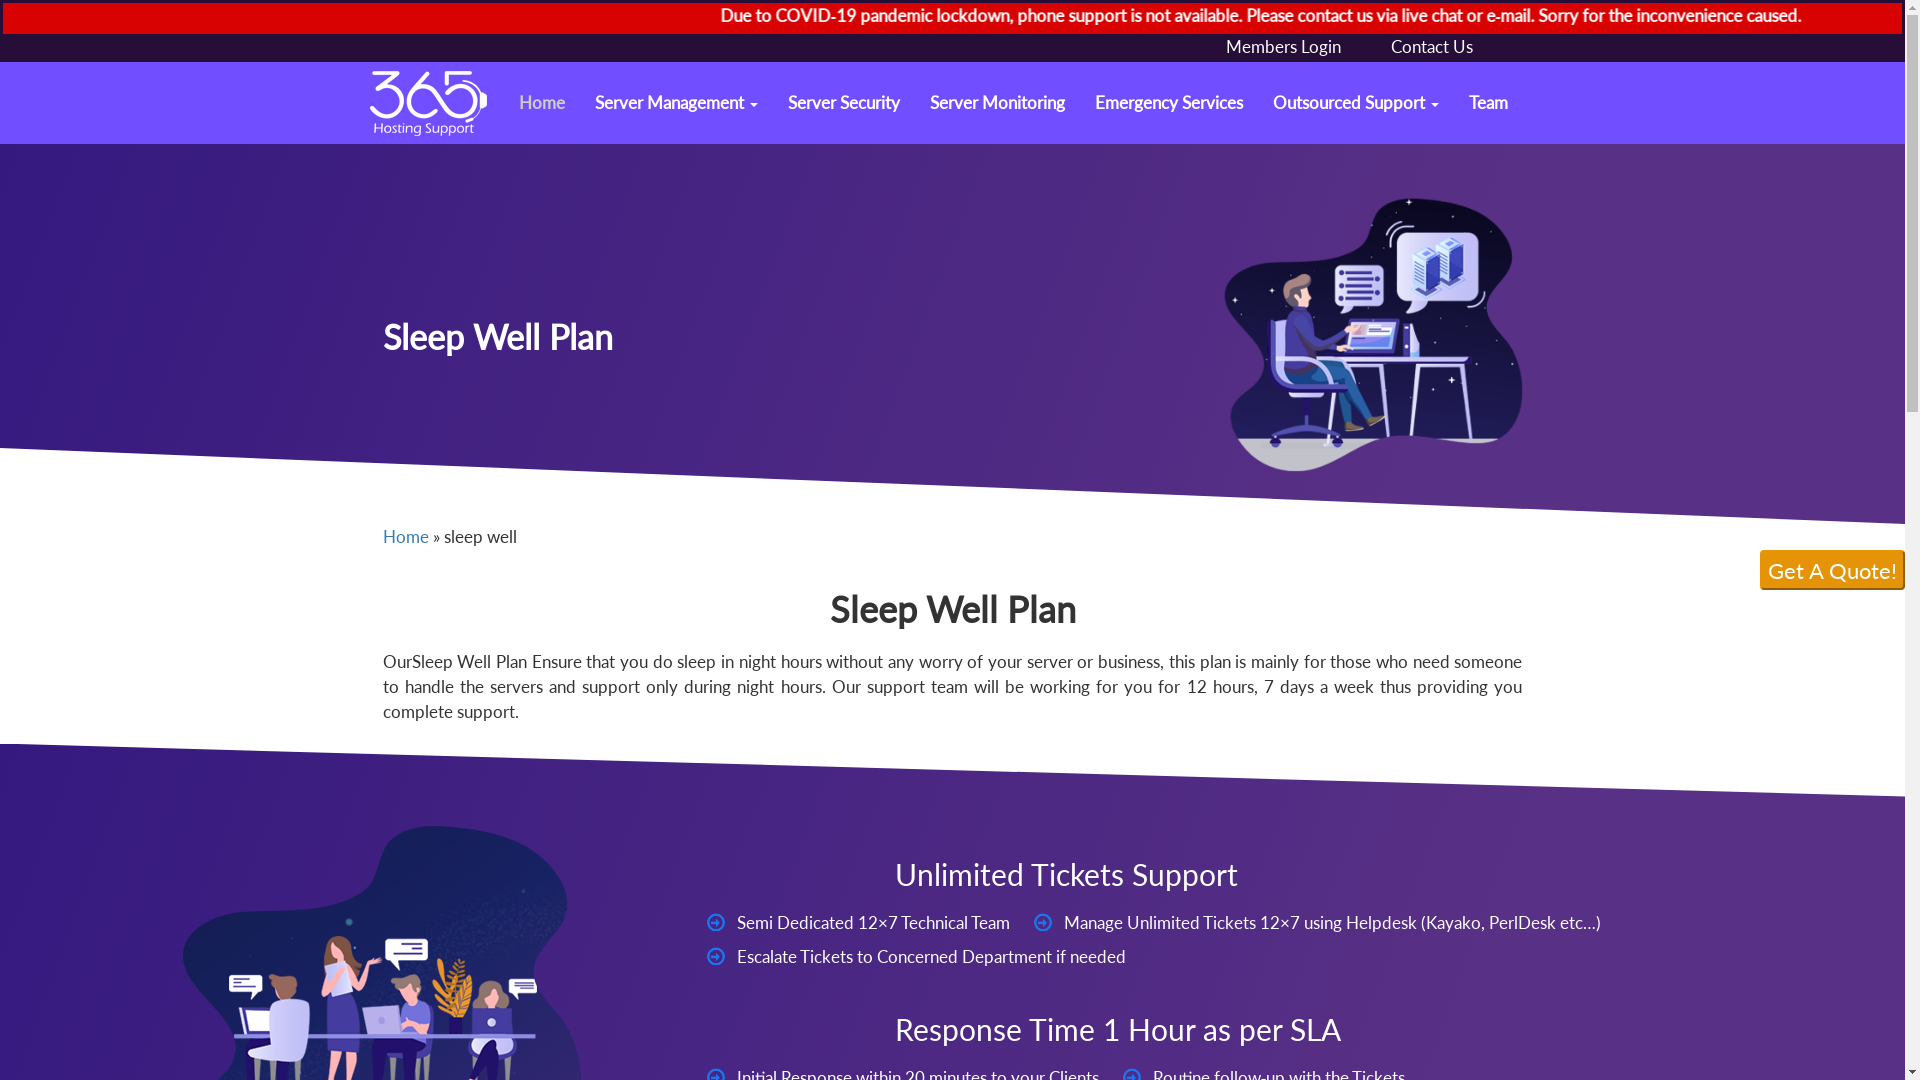  I want to click on 'Home', so click(403, 535).